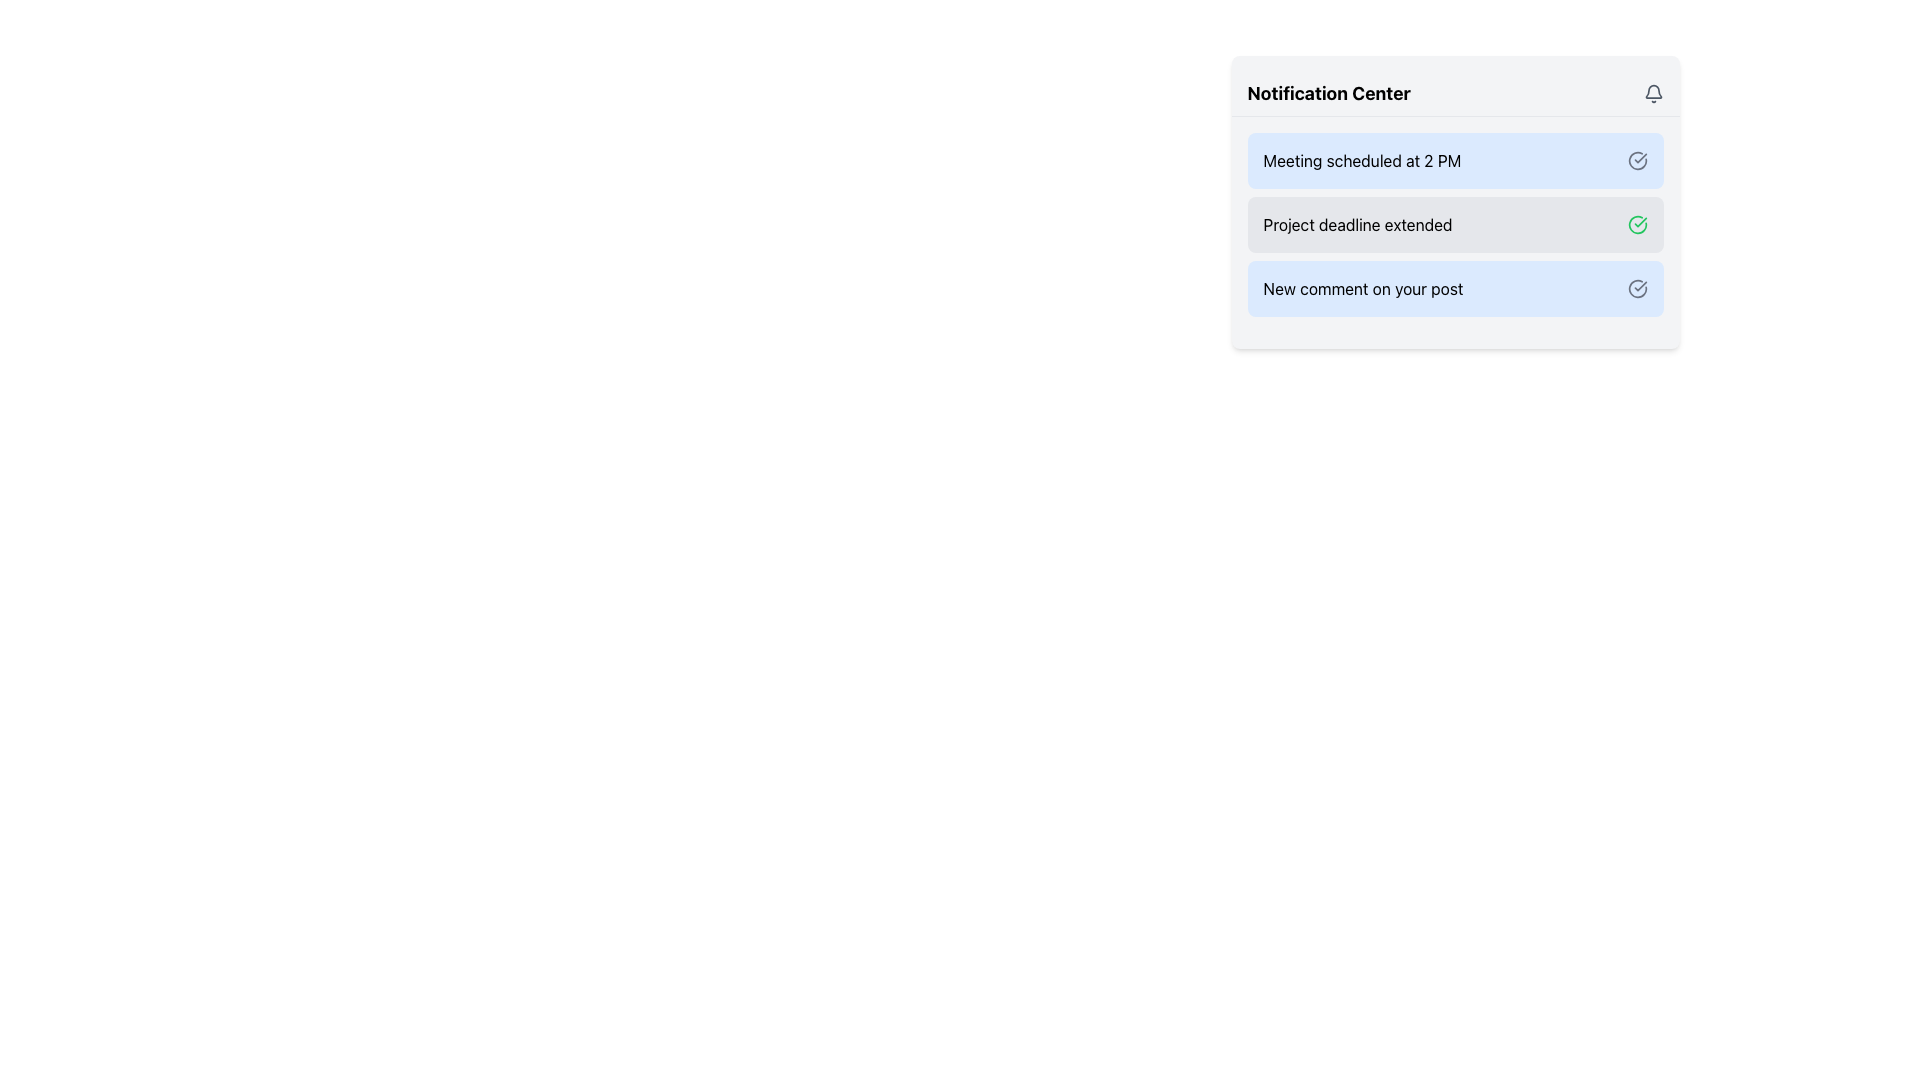 This screenshot has height=1080, width=1920. Describe the element at coordinates (1637, 224) in the screenshot. I see `the circular graphic element featuring a green outline and a checkmark, located on the right side of the 'Project deadline extended' notification in the 'Notification Center' panel` at that location.